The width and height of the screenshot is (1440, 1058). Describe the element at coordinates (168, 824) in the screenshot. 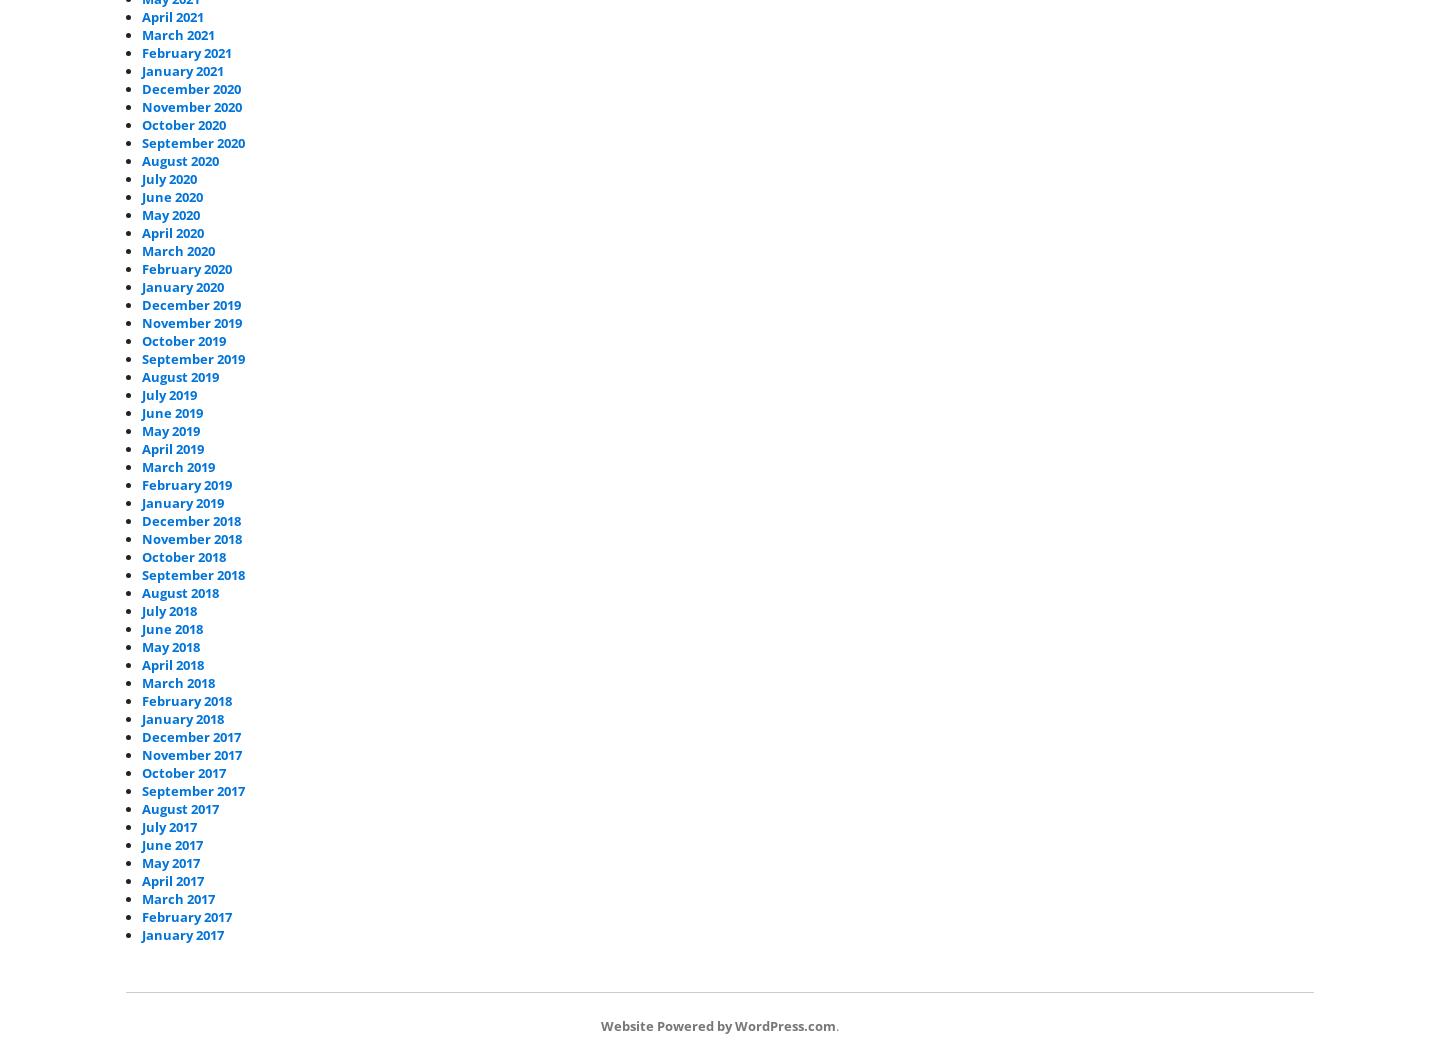

I see `'July 2017'` at that location.